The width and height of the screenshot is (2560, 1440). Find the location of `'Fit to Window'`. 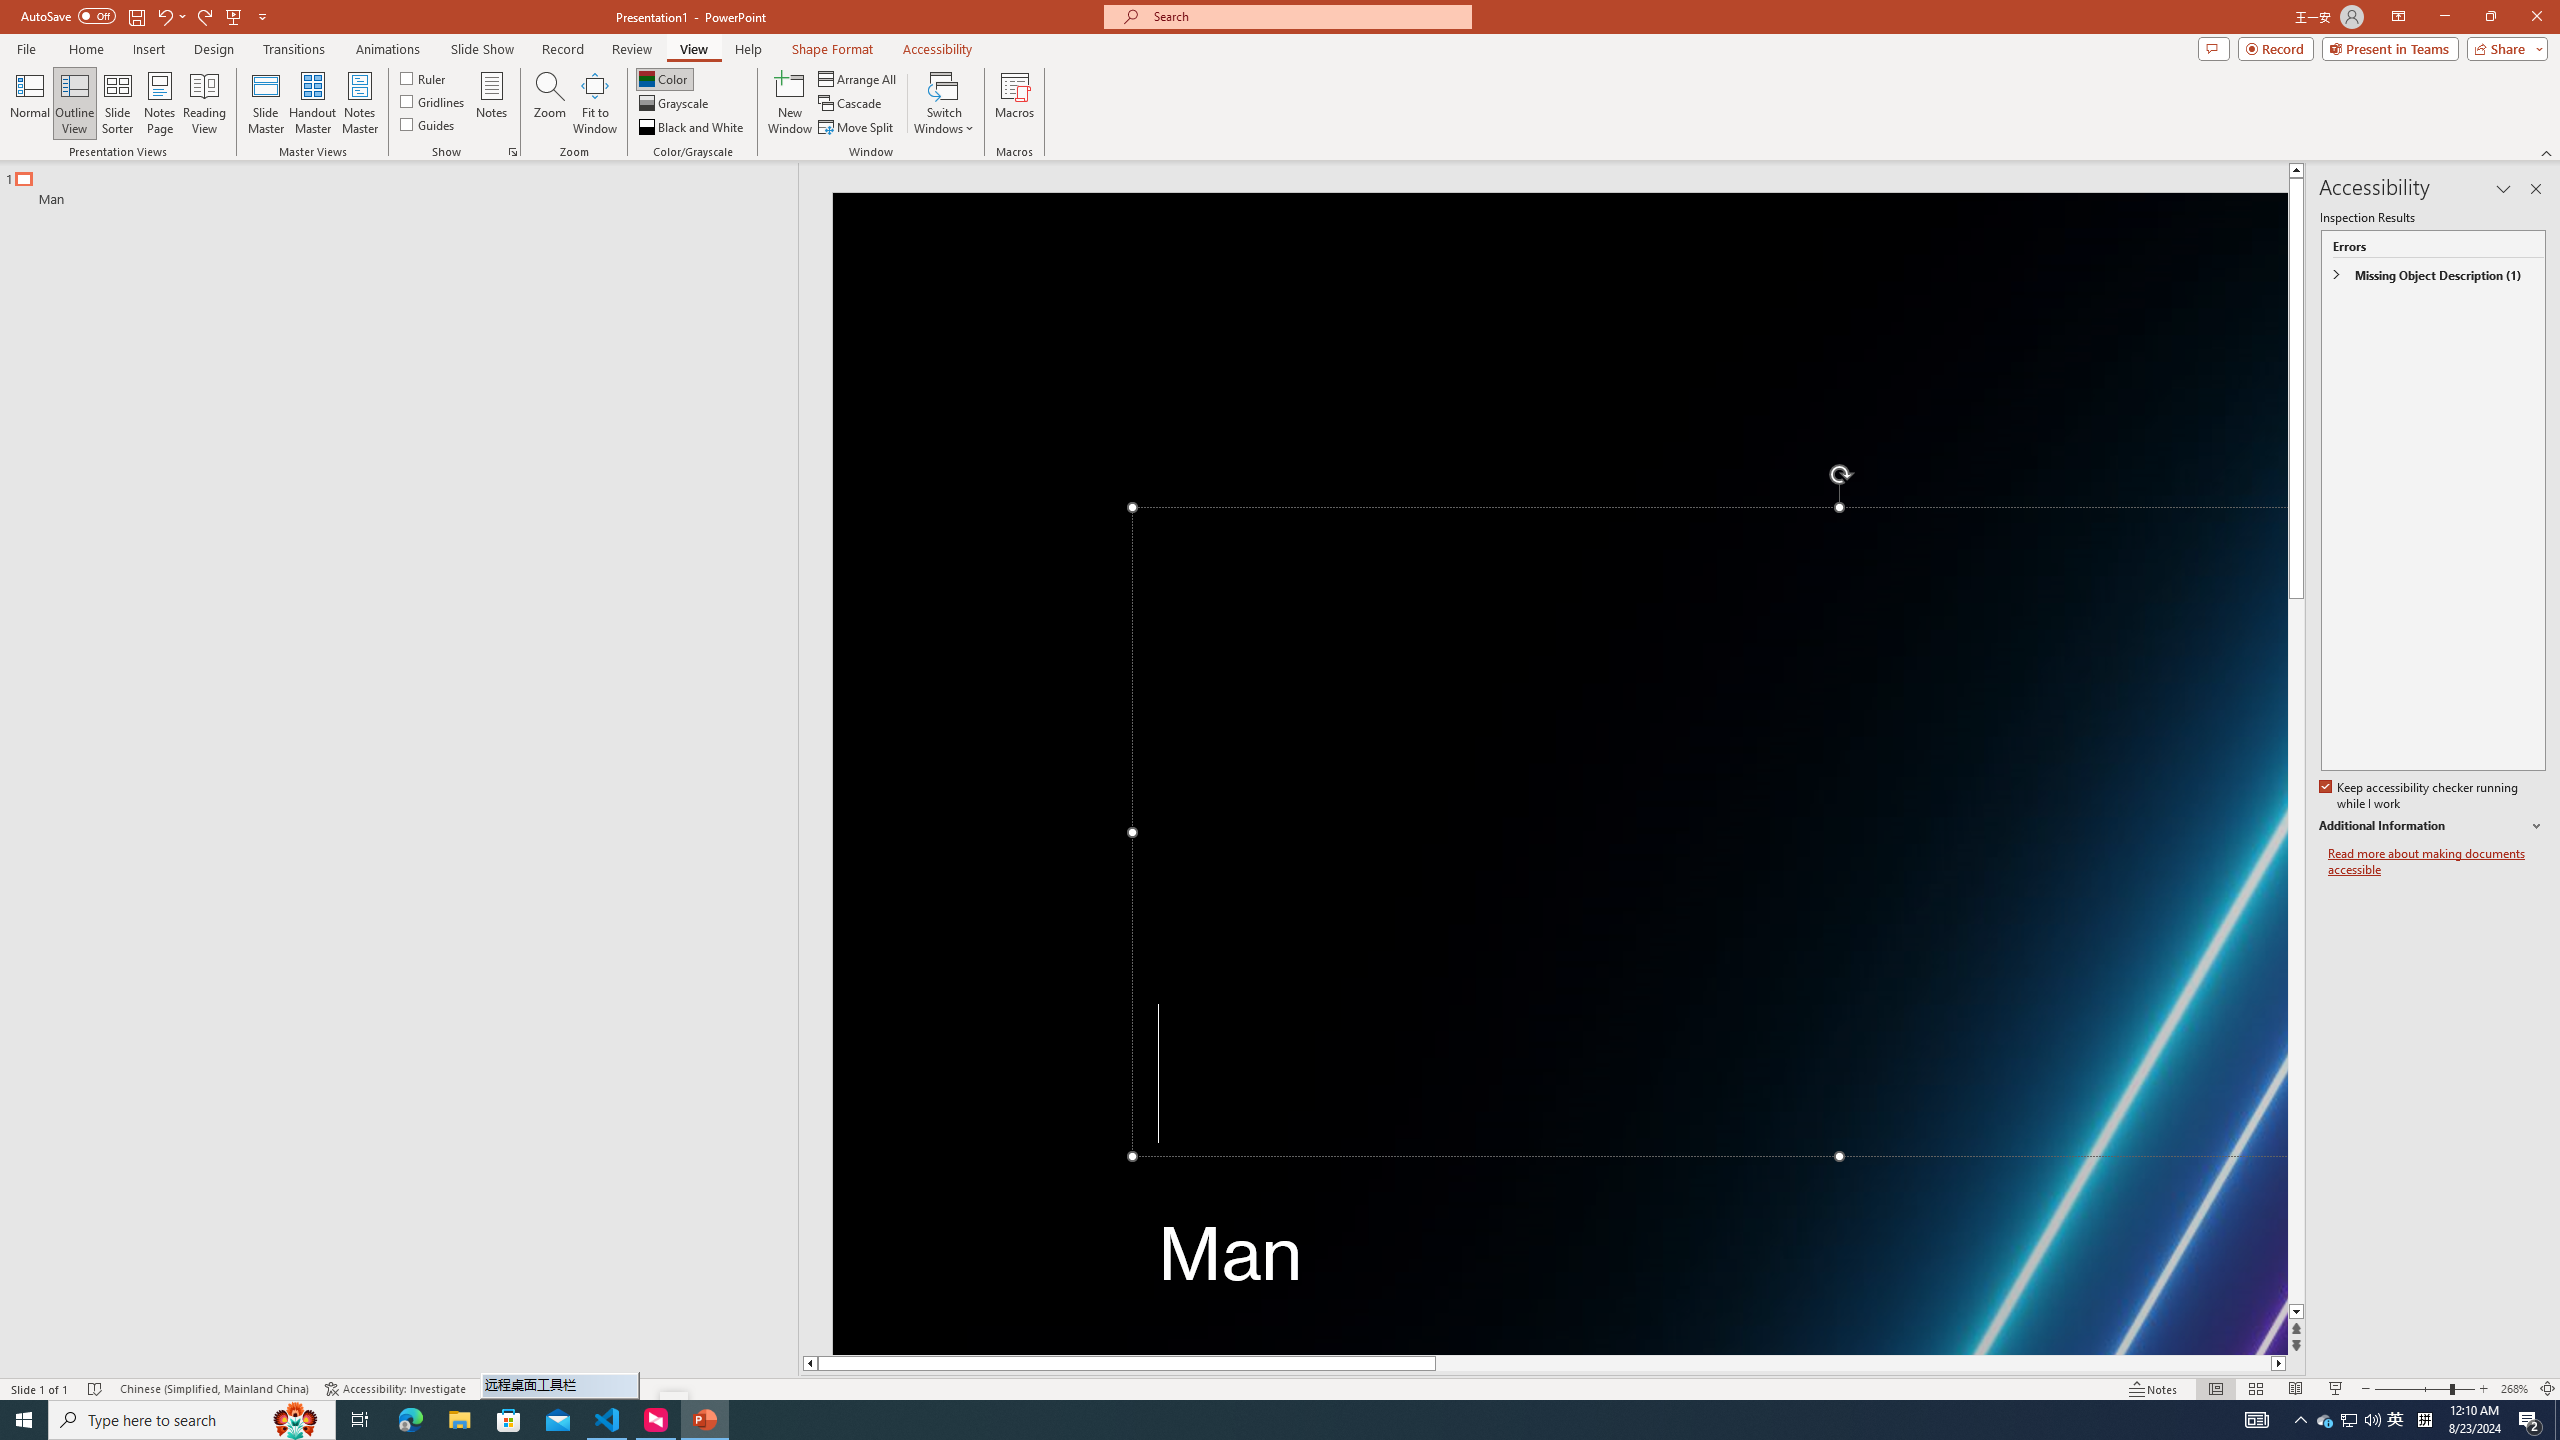

'Fit to Window' is located at coordinates (595, 103).